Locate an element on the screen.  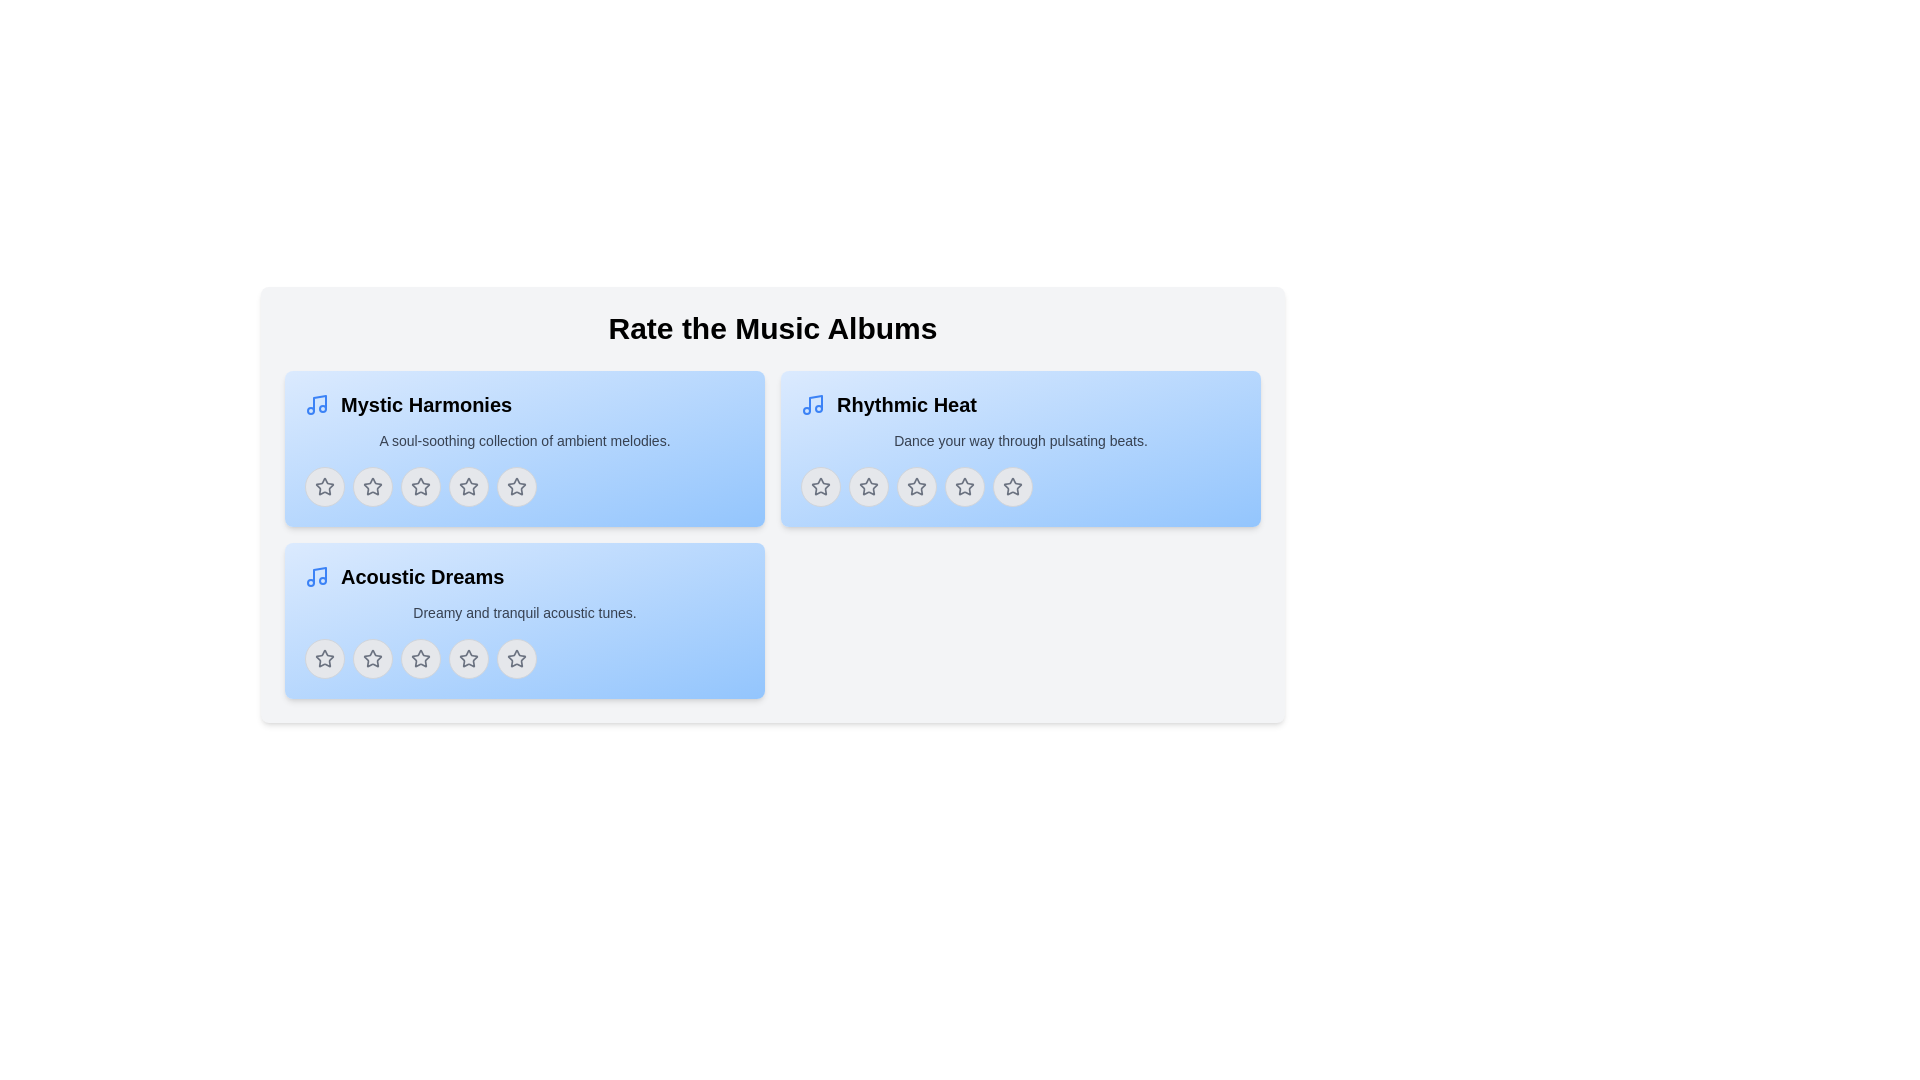
the text label for the music album 'Acoustic Dreams', which is centrally aligned in the left card of the second row in the grid layout is located at coordinates (421, 577).